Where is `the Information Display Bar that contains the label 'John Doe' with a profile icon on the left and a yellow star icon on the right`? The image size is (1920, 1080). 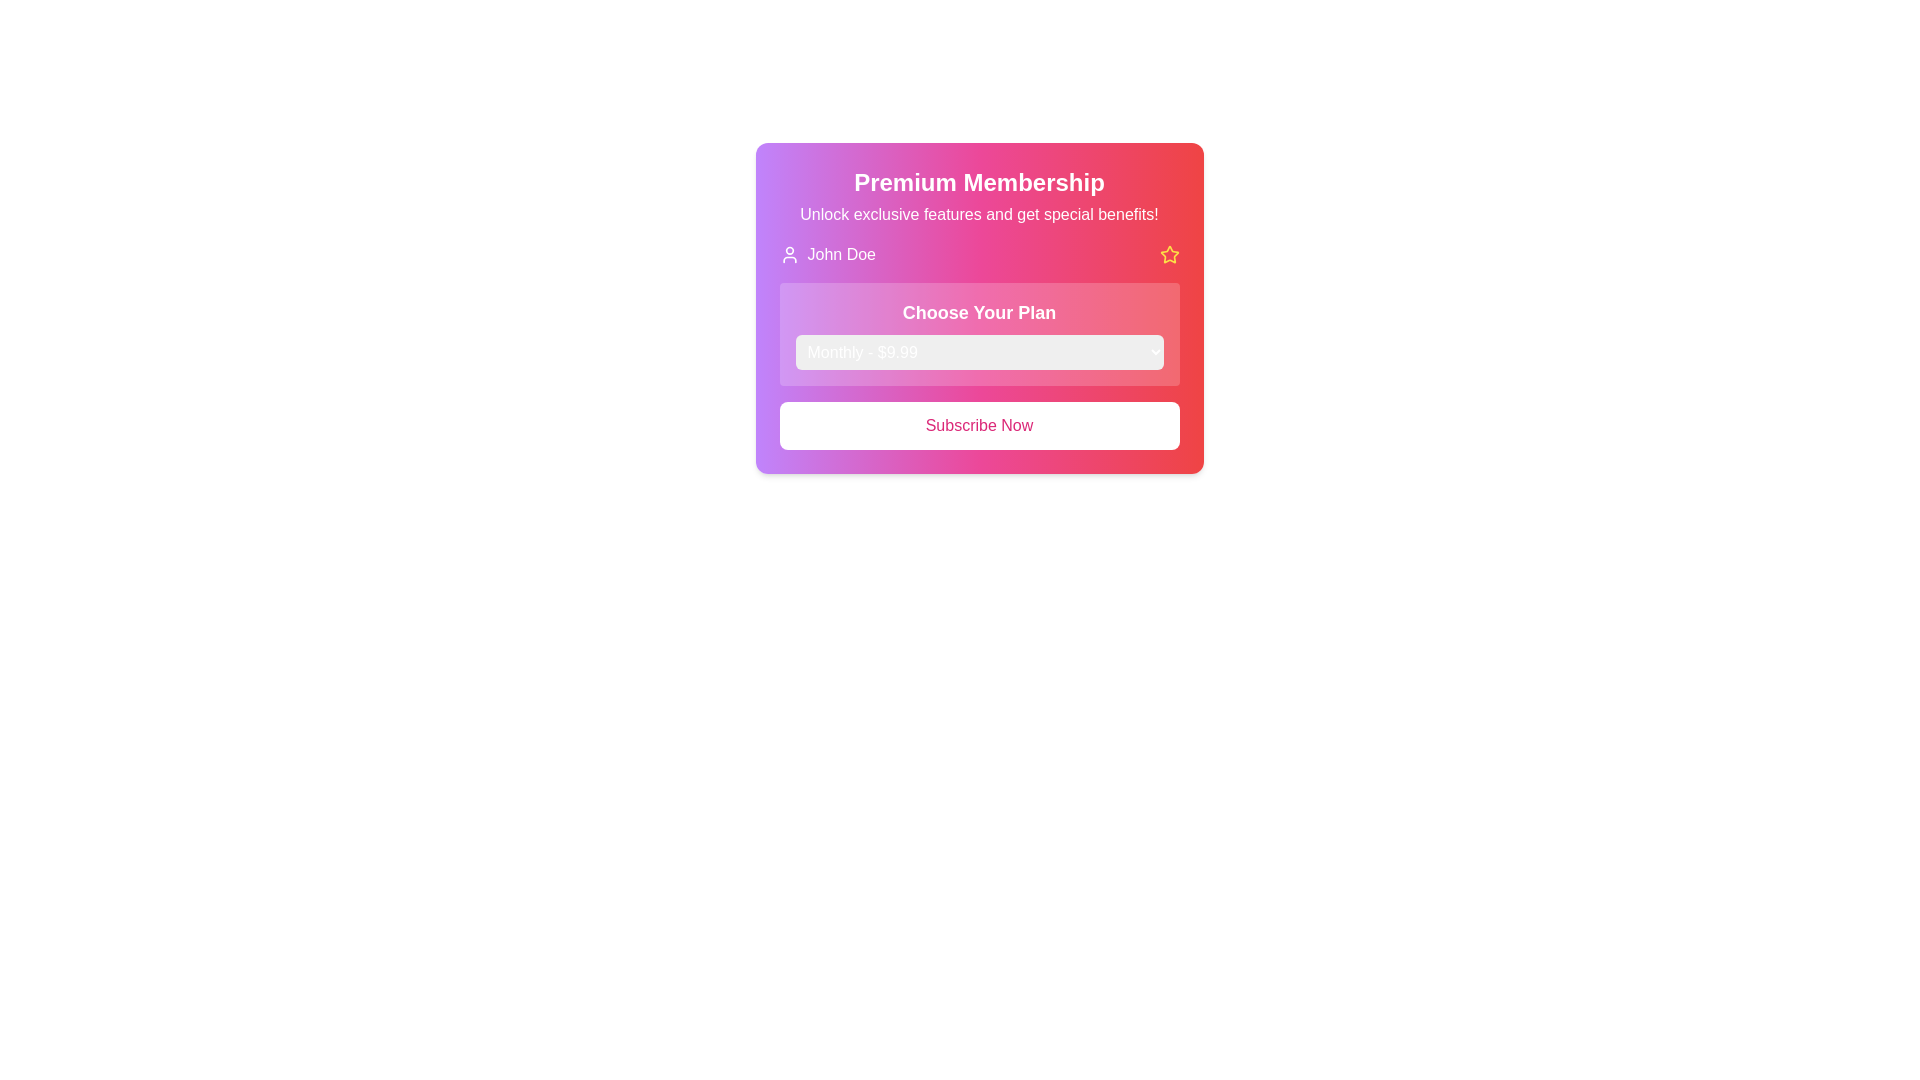 the Information Display Bar that contains the label 'John Doe' with a profile icon on the left and a yellow star icon on the right is located at coordinates (979, 253).